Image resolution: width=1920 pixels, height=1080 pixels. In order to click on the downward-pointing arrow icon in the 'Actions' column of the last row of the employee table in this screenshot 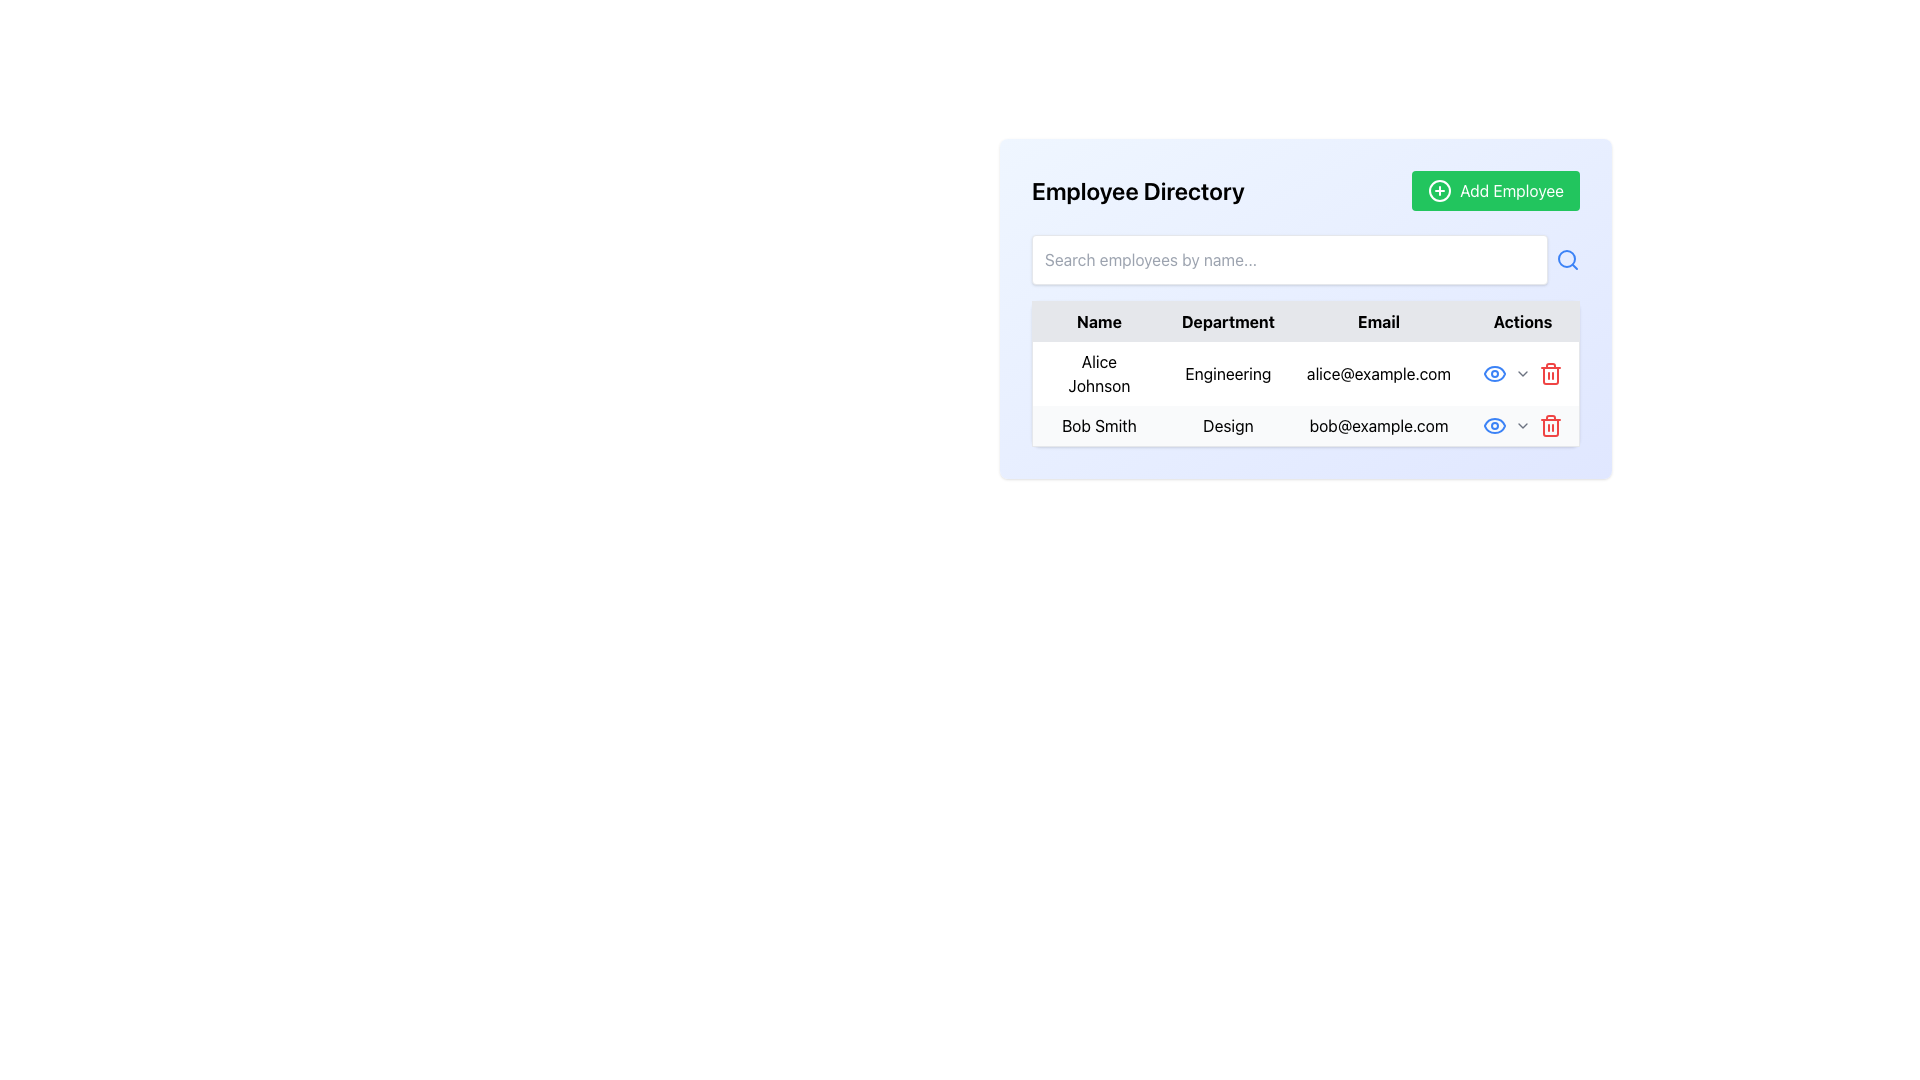, I will do `click(1521, 424)`.